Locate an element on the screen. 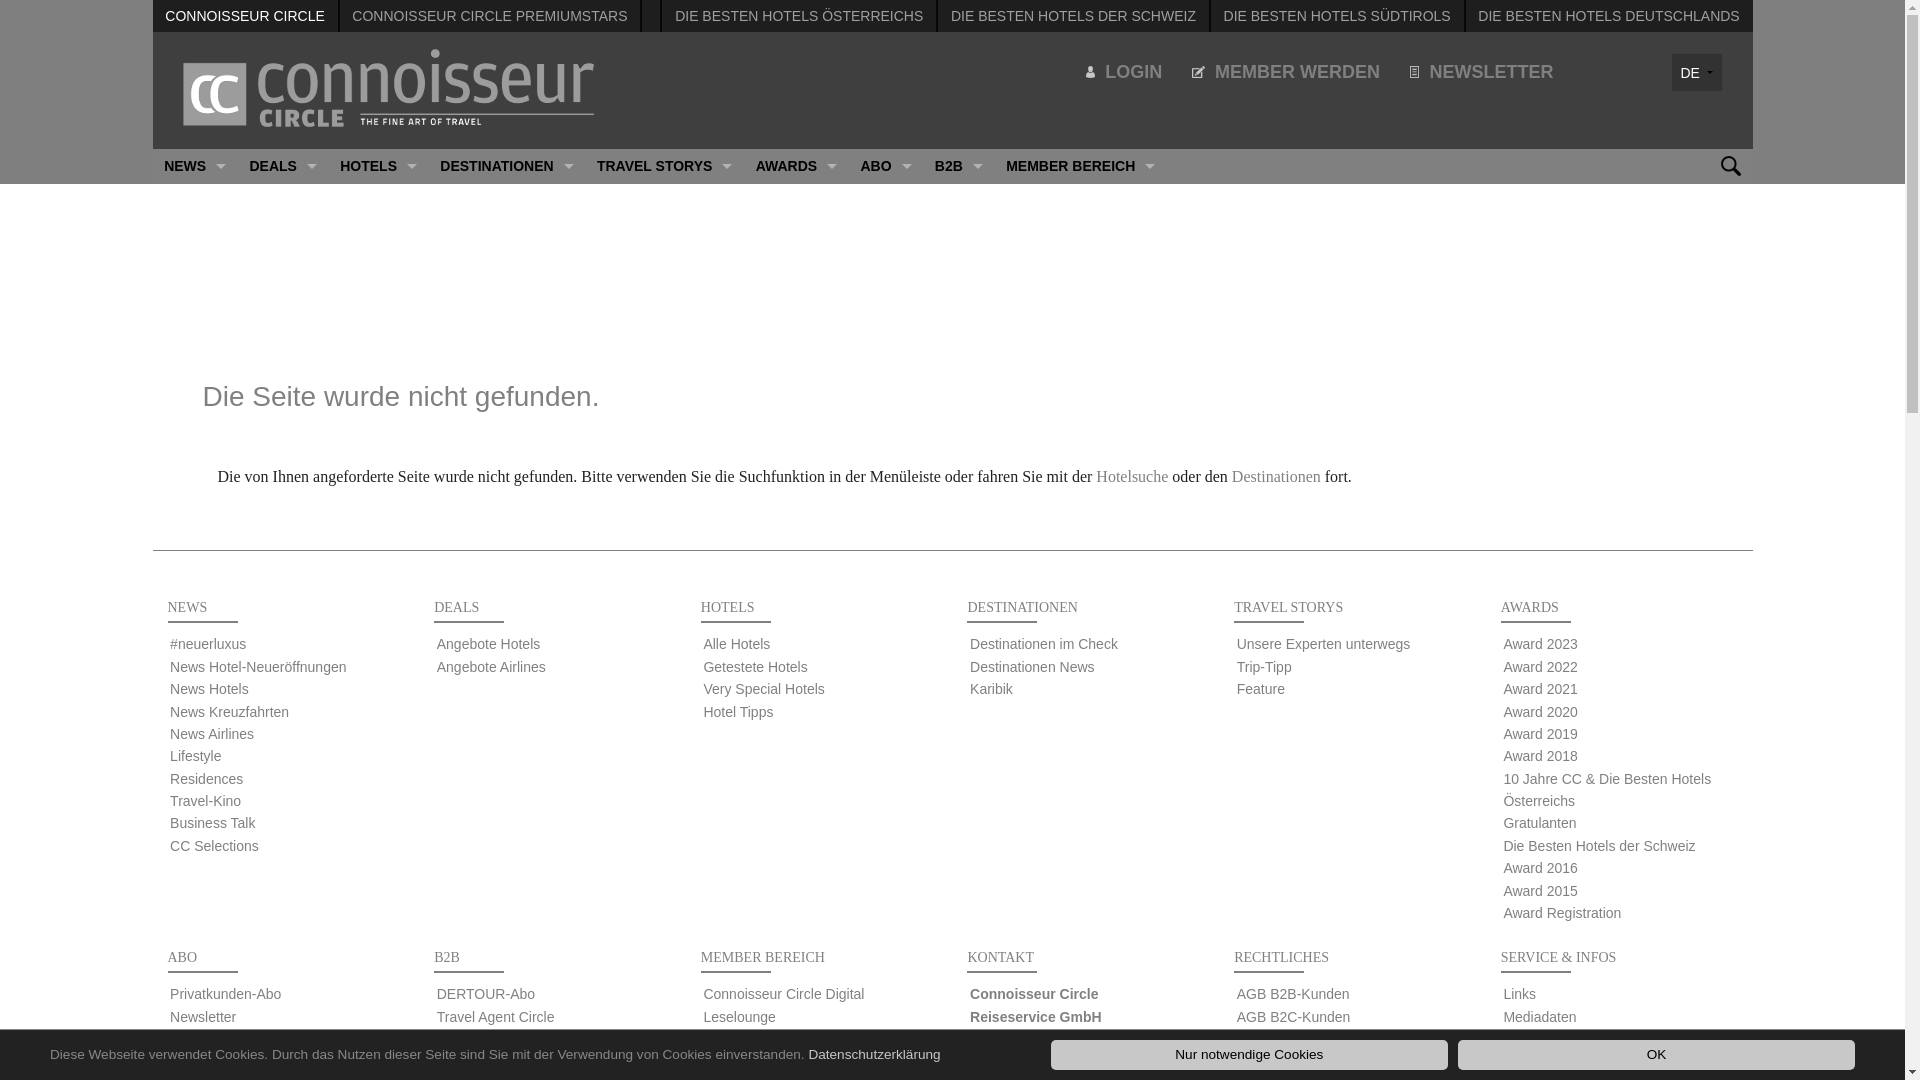  'News Hotels' is located at coordinates (209, 688).